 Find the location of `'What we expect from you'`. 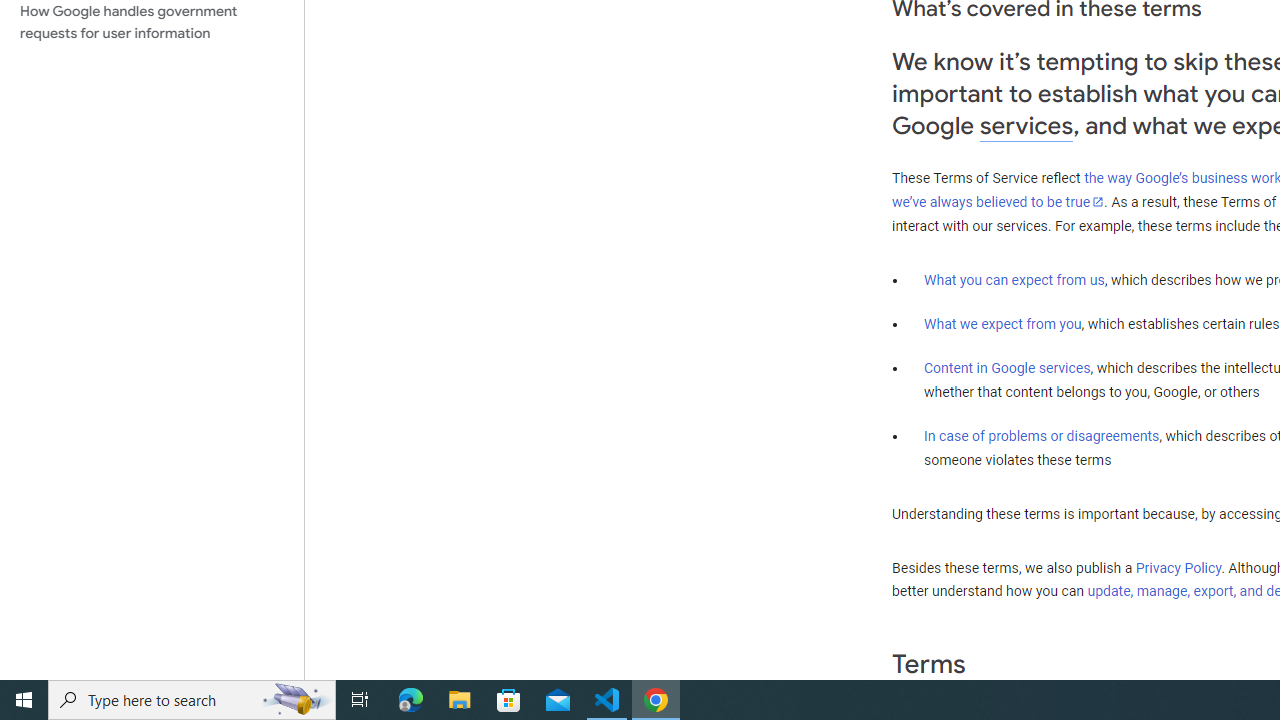

'What we expect from you' is located at coordinates (1002, 323).